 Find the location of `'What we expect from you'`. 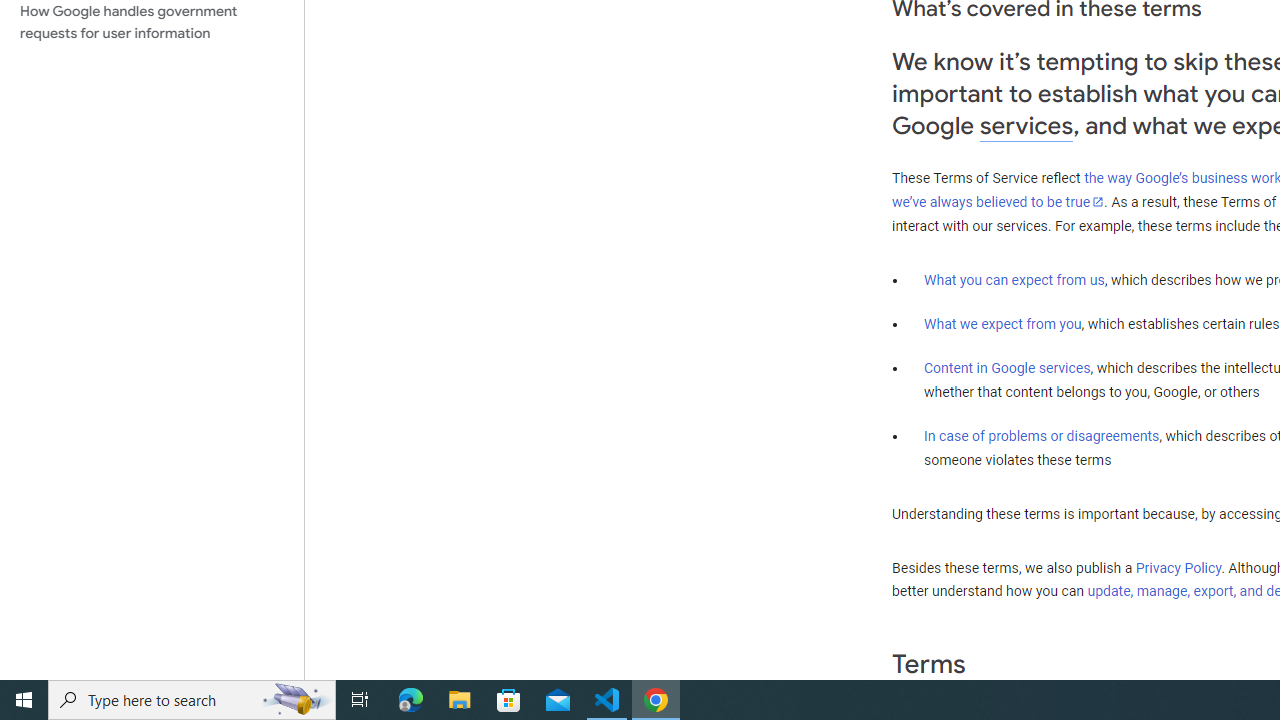

'What we expect from you' is located at coordinates (1002, 323).